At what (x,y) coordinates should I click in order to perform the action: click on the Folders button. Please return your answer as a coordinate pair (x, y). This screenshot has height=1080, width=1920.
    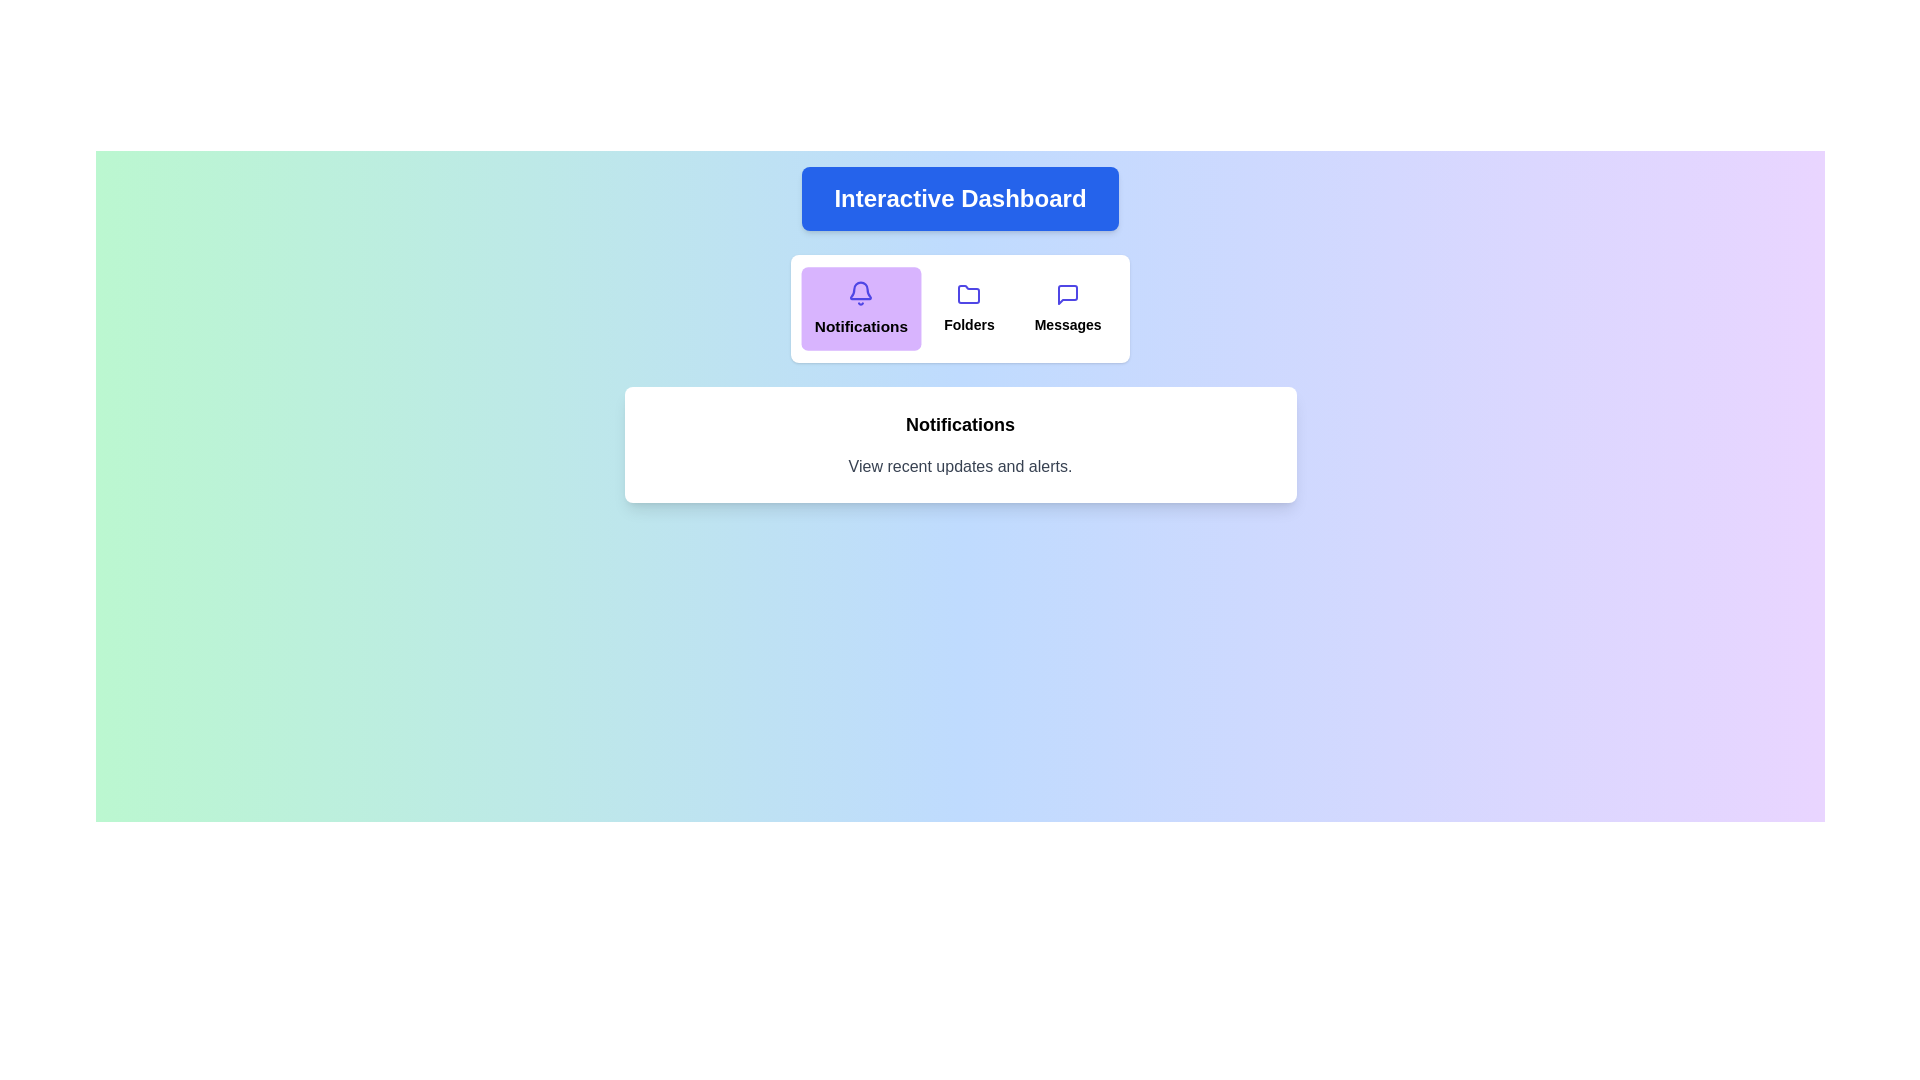
    Looking at the image, I should click on (969, 308).